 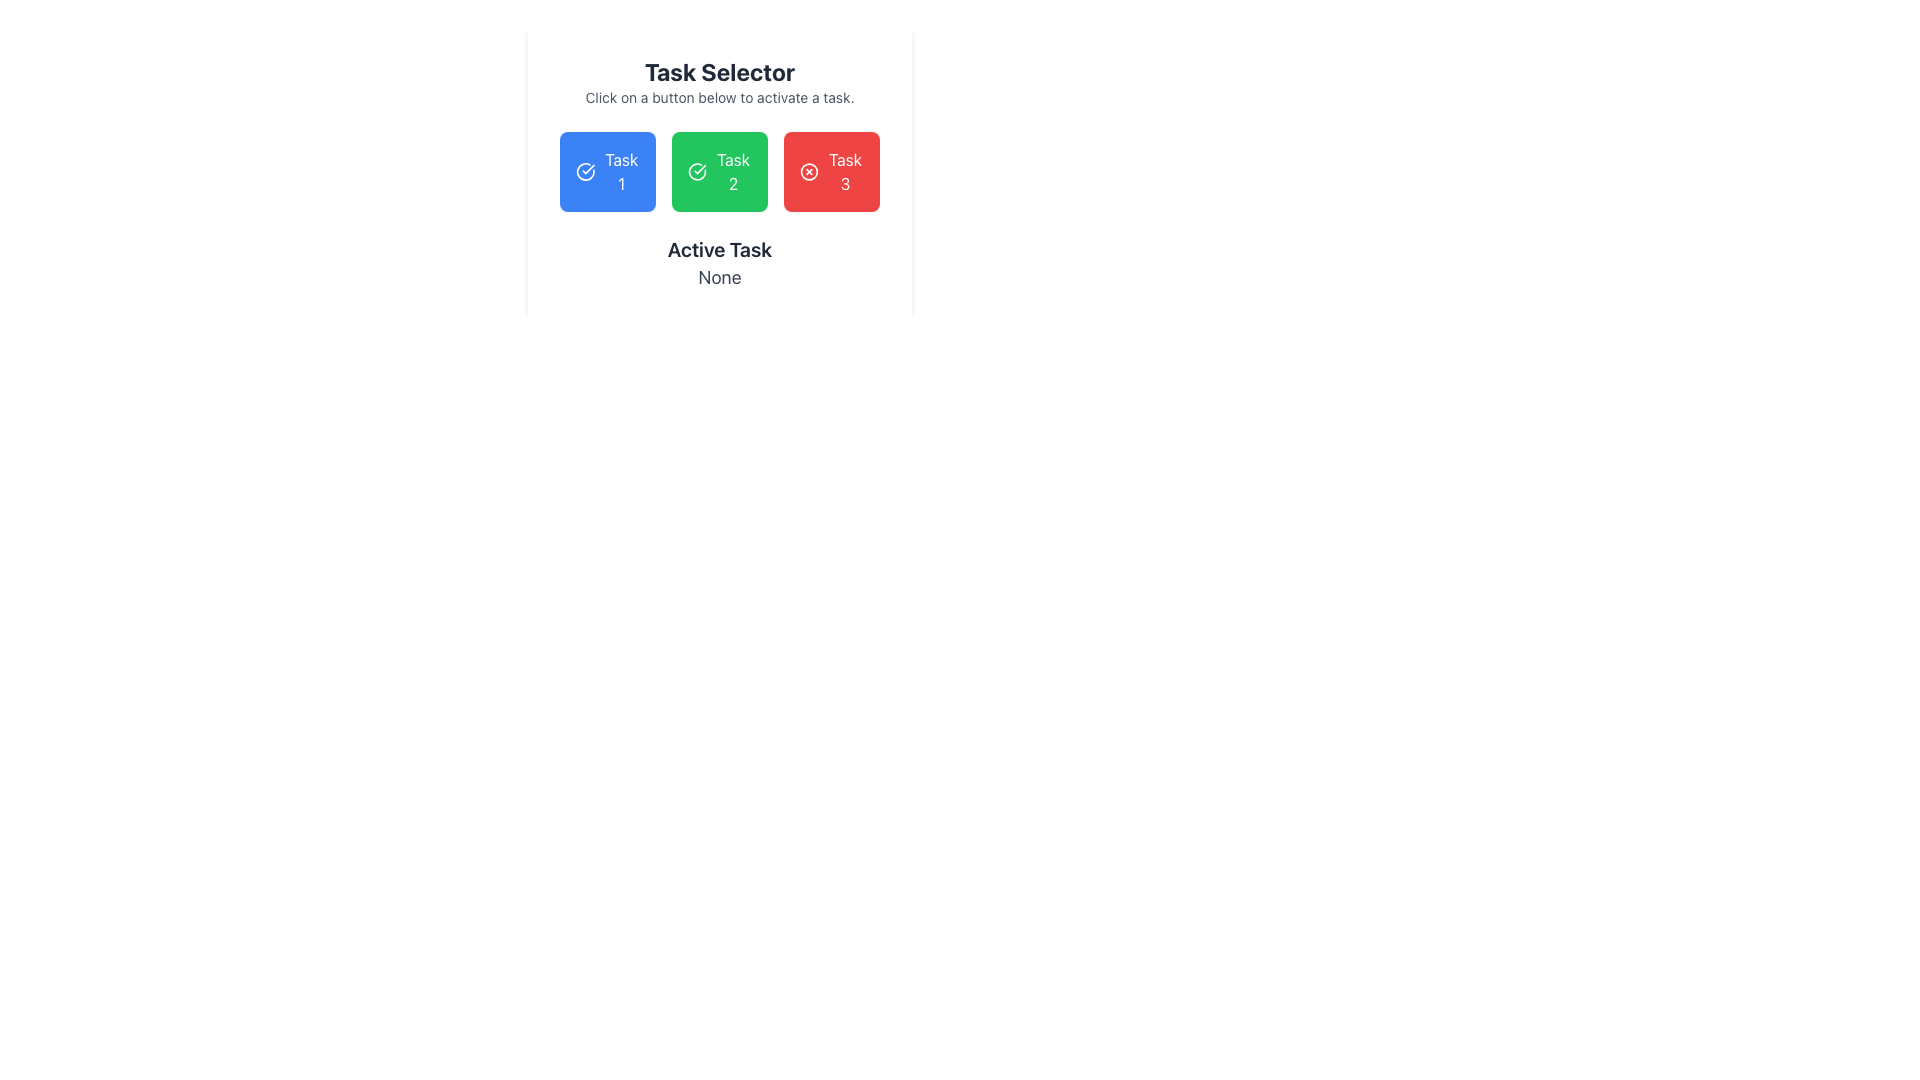 What do you see at coordinates (584, 171) in the screenshot?
I see `the circular checkmark icon outlined in white inside the blue button labeled 'Task 1'` at bounding box center [584, 171].